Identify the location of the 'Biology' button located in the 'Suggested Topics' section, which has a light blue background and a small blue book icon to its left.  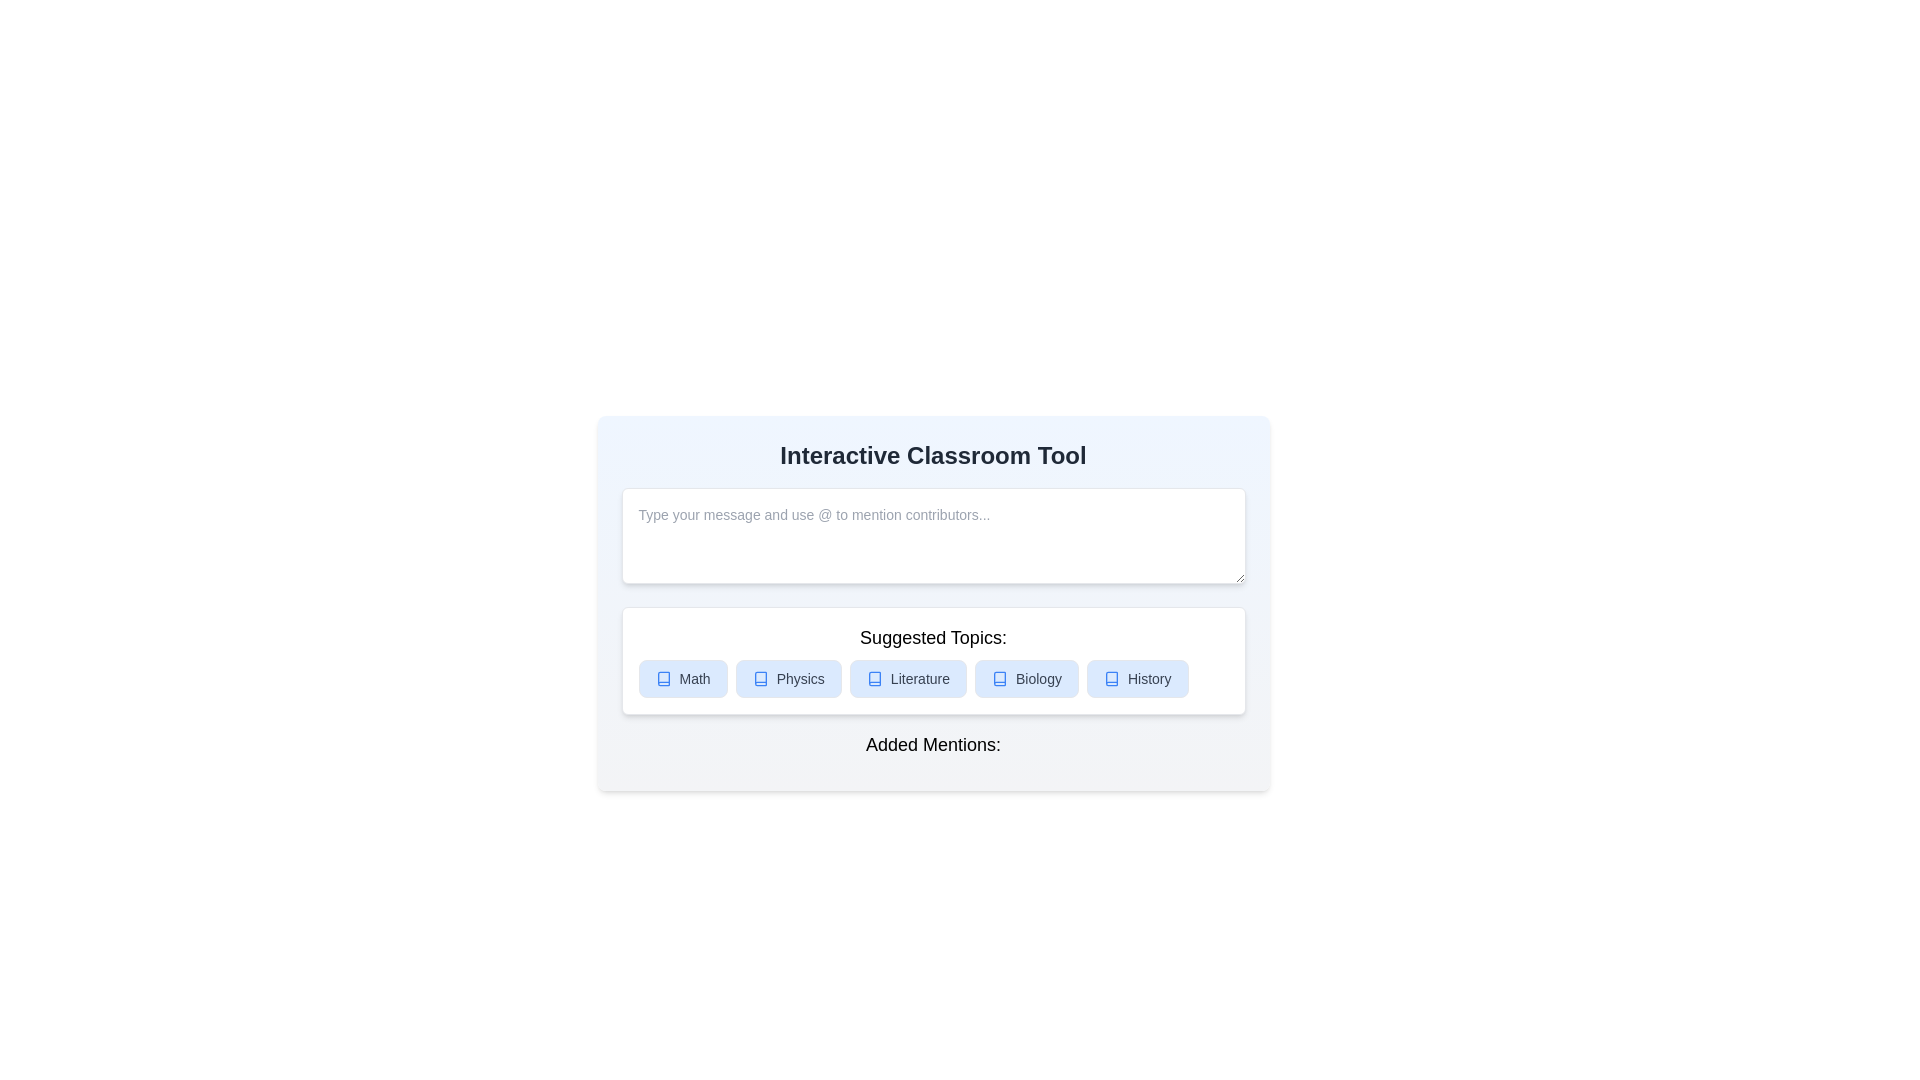
(1027, 677).